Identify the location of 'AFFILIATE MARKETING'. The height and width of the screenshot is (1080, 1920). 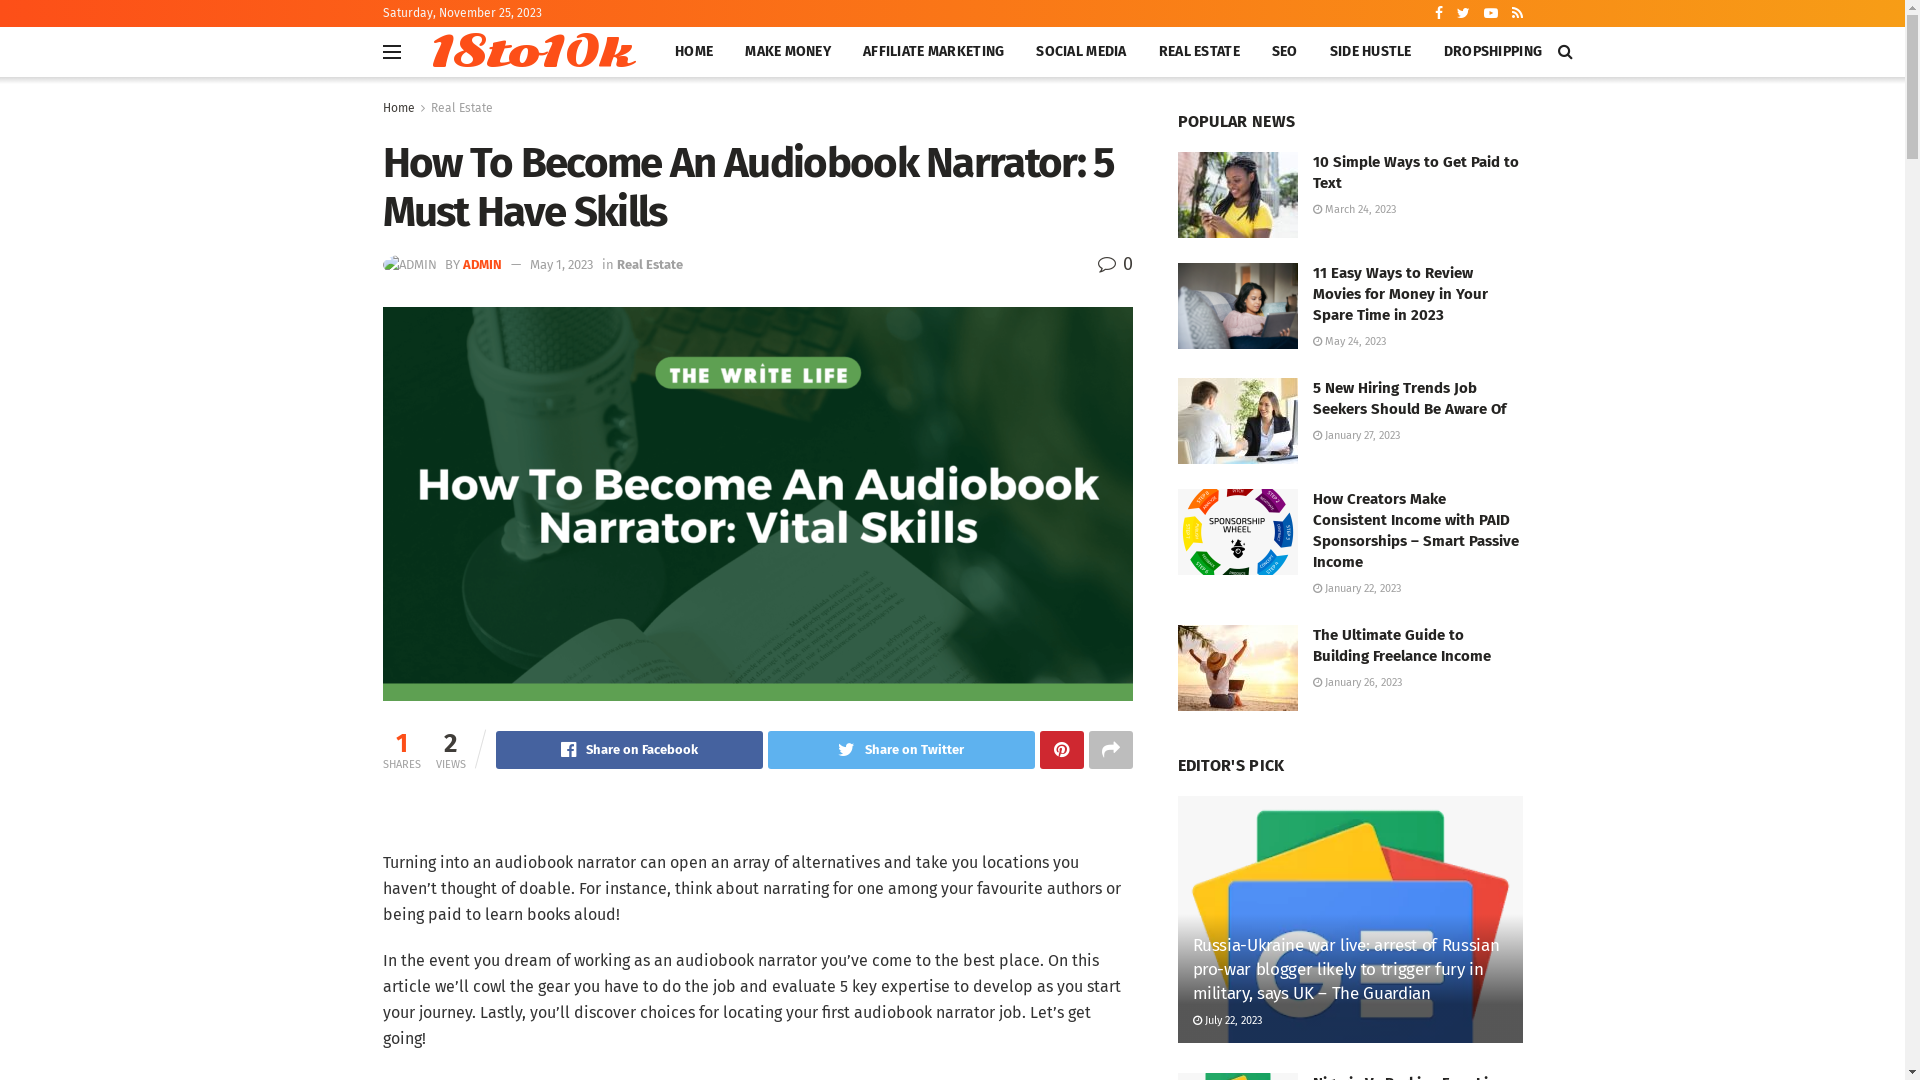
(932, 50).